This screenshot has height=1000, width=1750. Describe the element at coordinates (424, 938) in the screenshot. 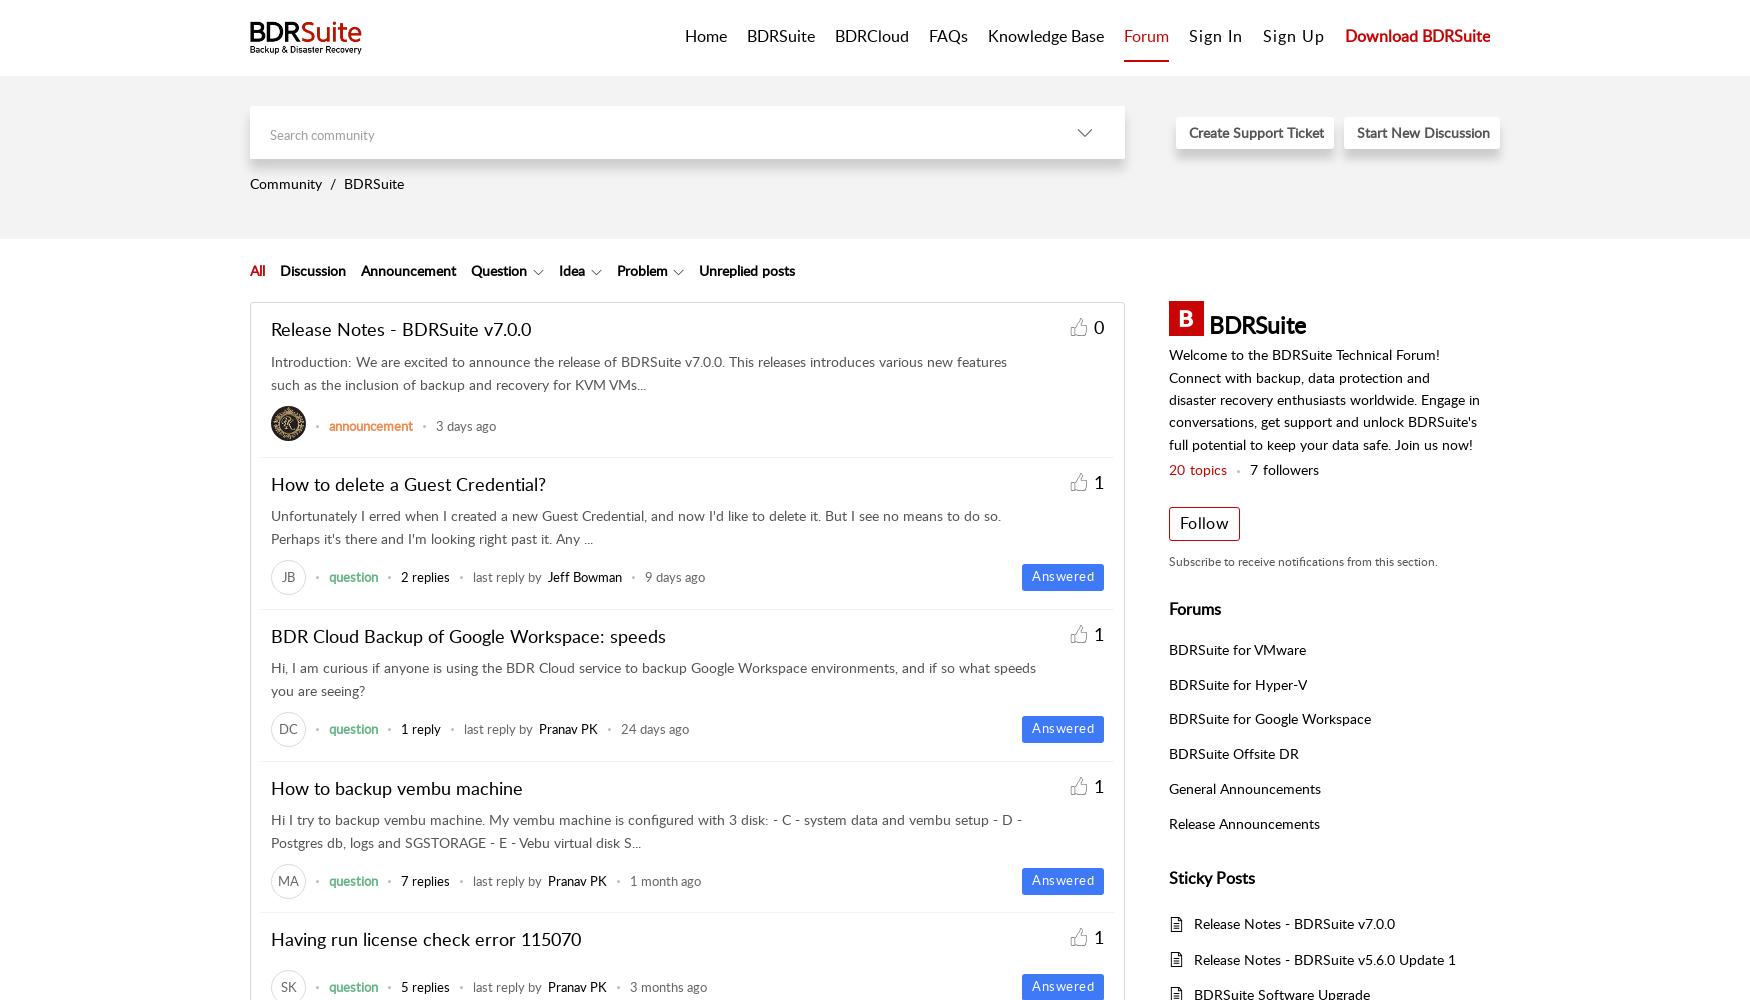

I see `'Having run license check error 115070'` at that location.